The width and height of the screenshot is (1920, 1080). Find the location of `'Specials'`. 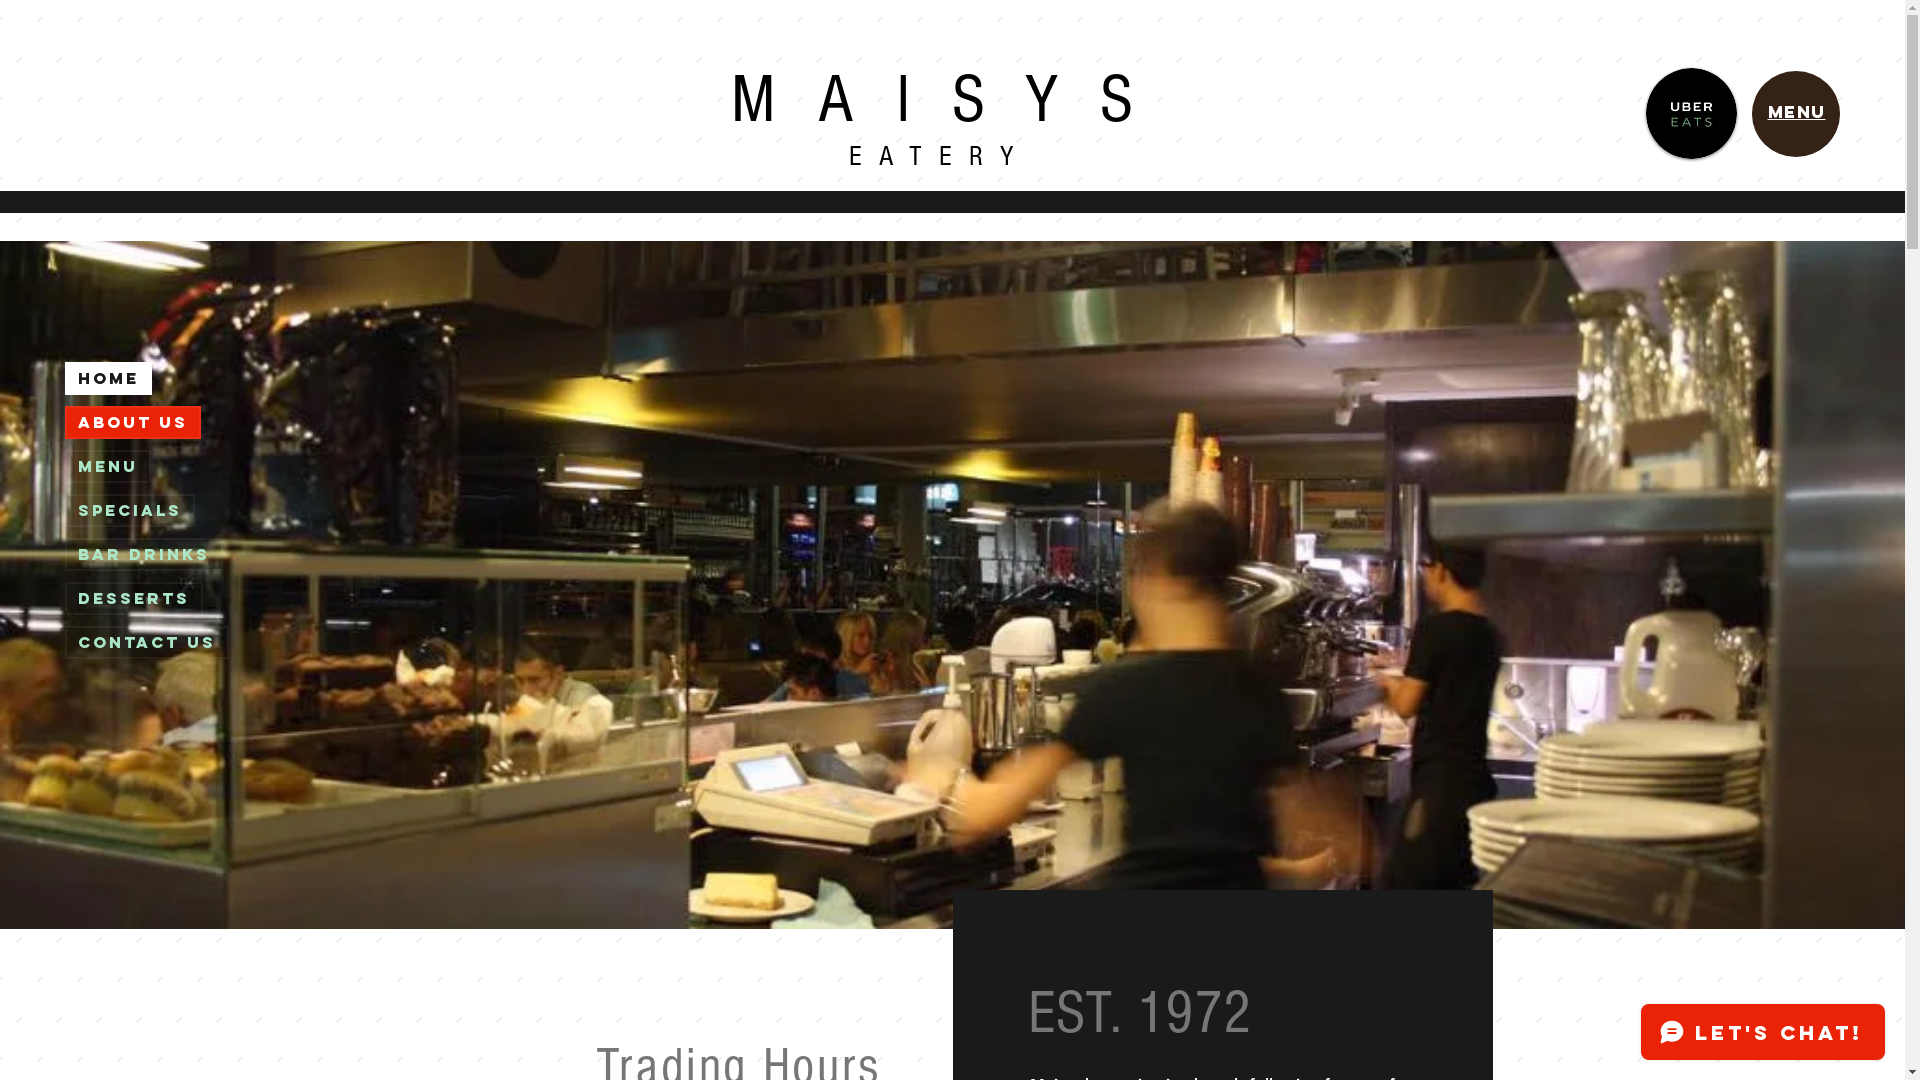

'Specials' is located at coordinates (128, 509).